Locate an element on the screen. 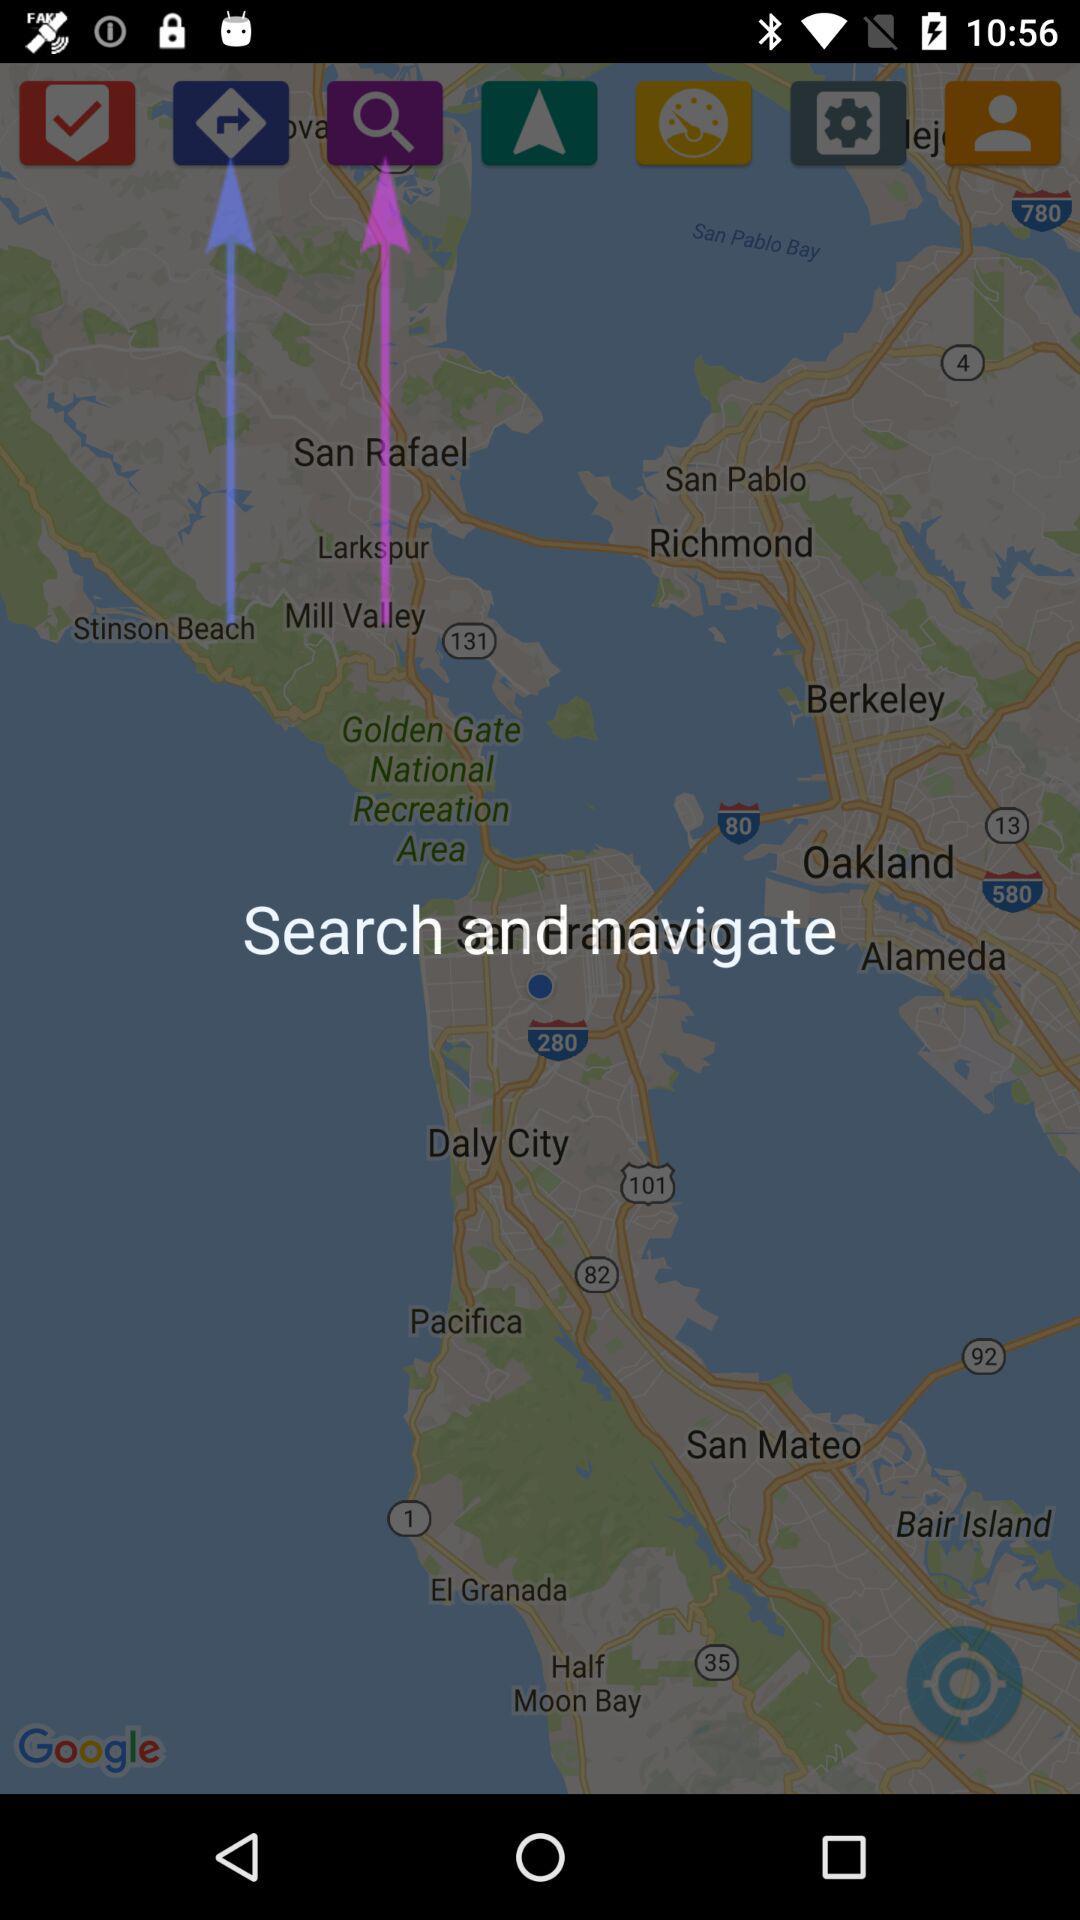 This screenshot has height=1920, width=1080. find gas station is located at coordinates (692, 121).